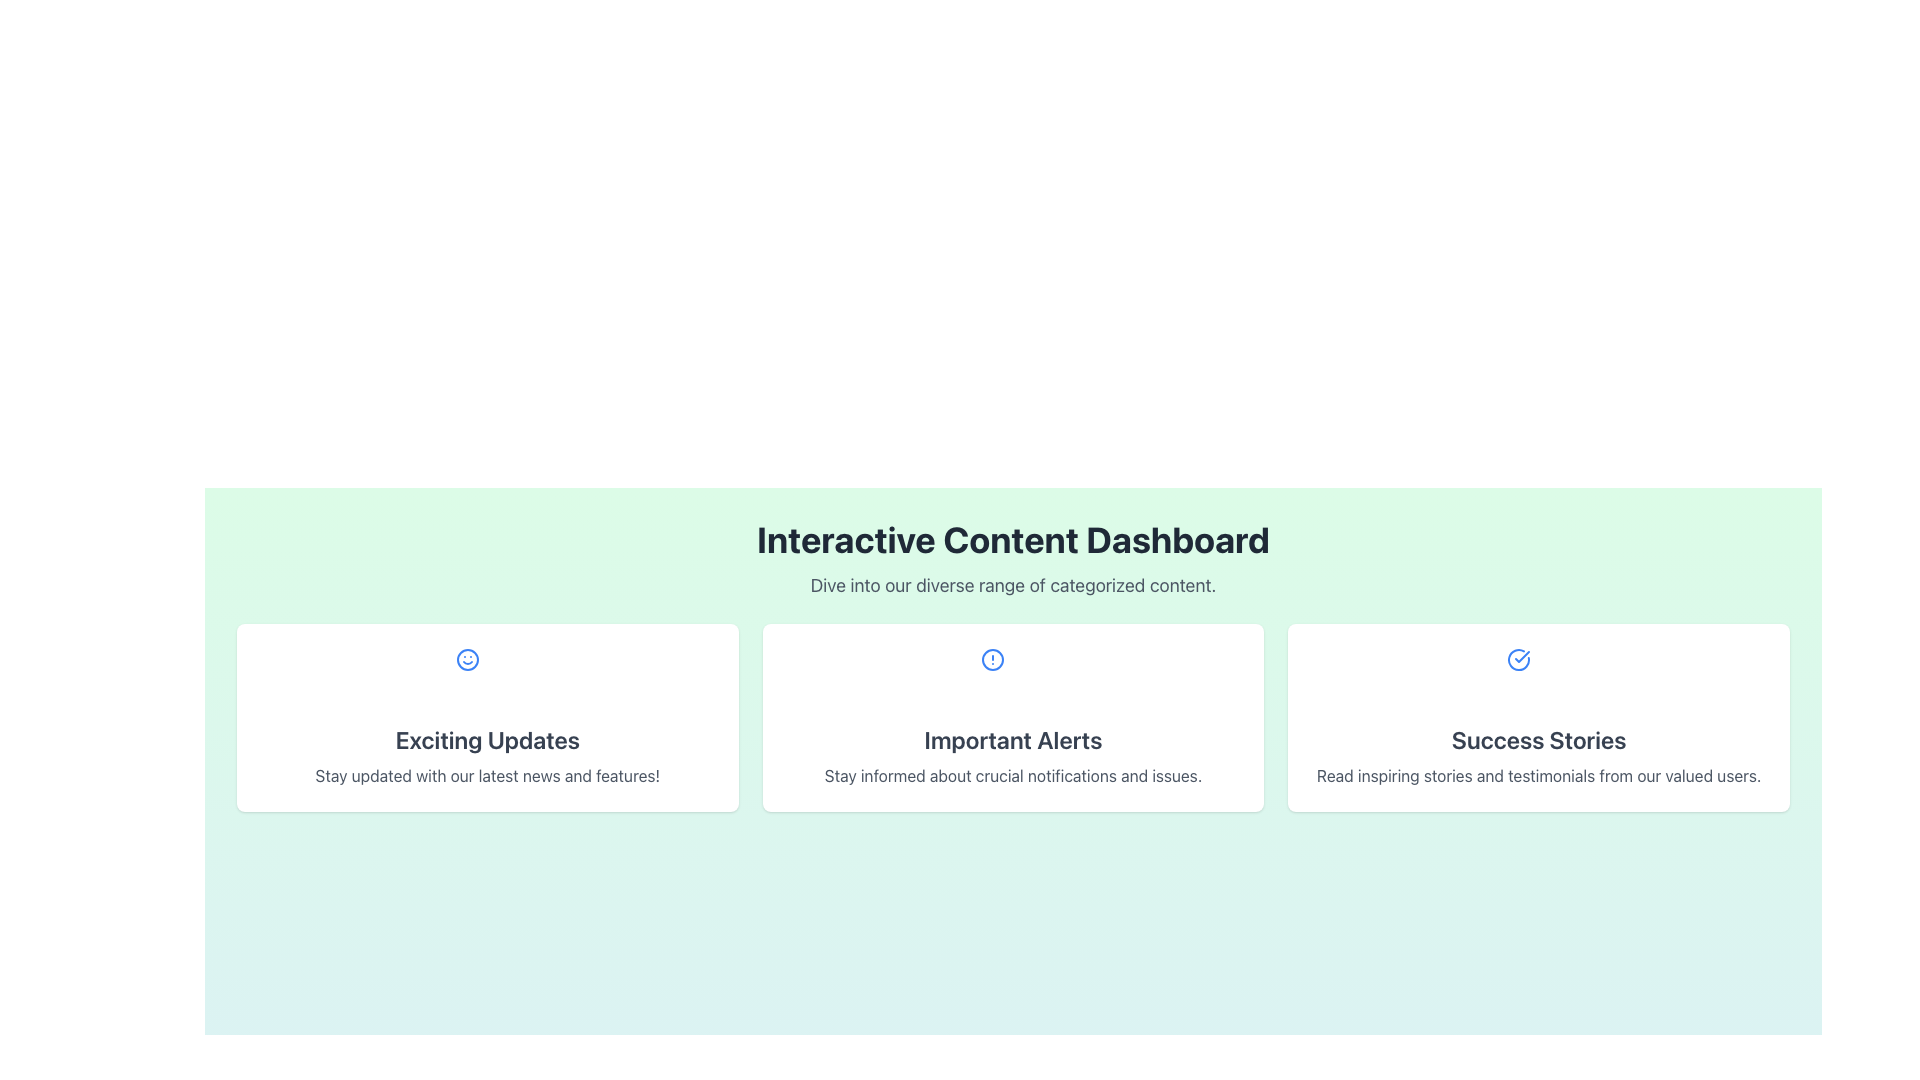 Image resolution: width=1920 pixels, height=1080 pixels. I want to click on the success indicator icon located at the upper-center area of the 'Success Stories' card, which is the third card from the left, so click(1519, 659).